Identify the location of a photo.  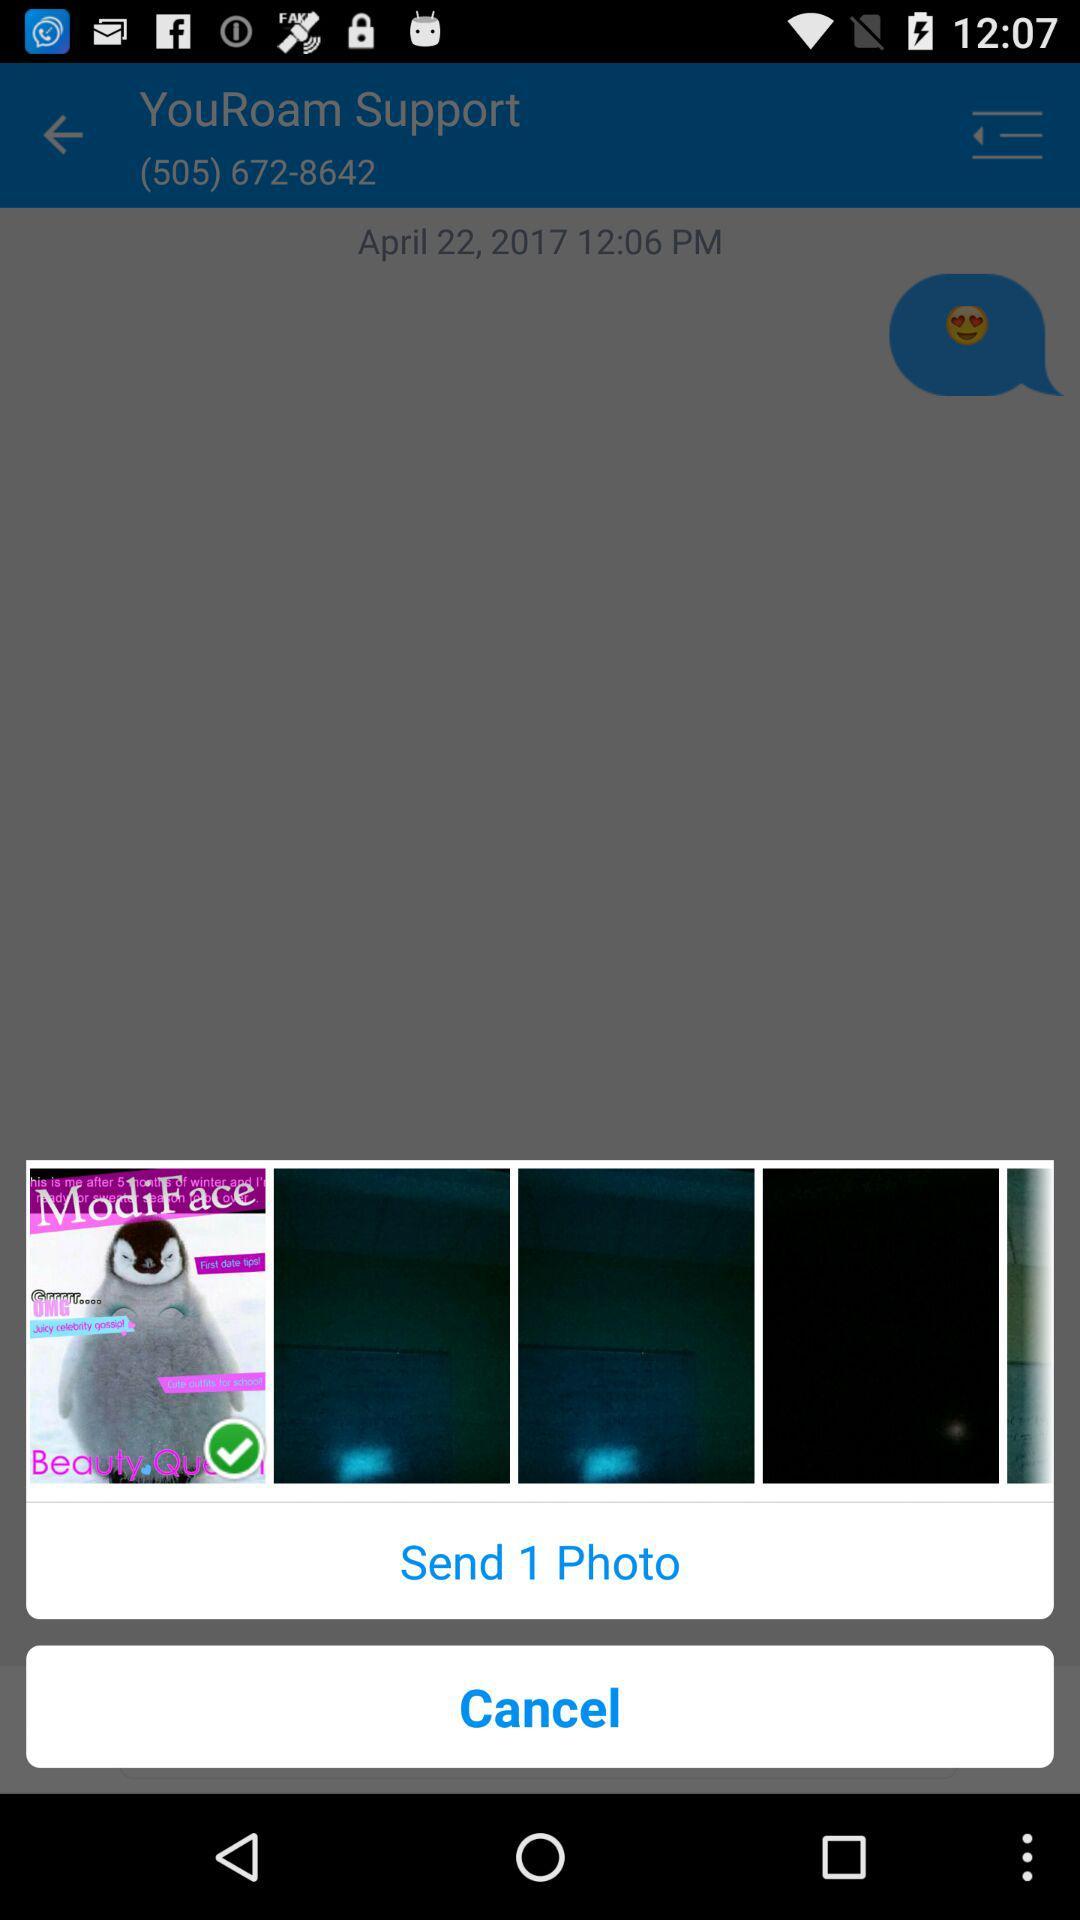
(146, 1325).